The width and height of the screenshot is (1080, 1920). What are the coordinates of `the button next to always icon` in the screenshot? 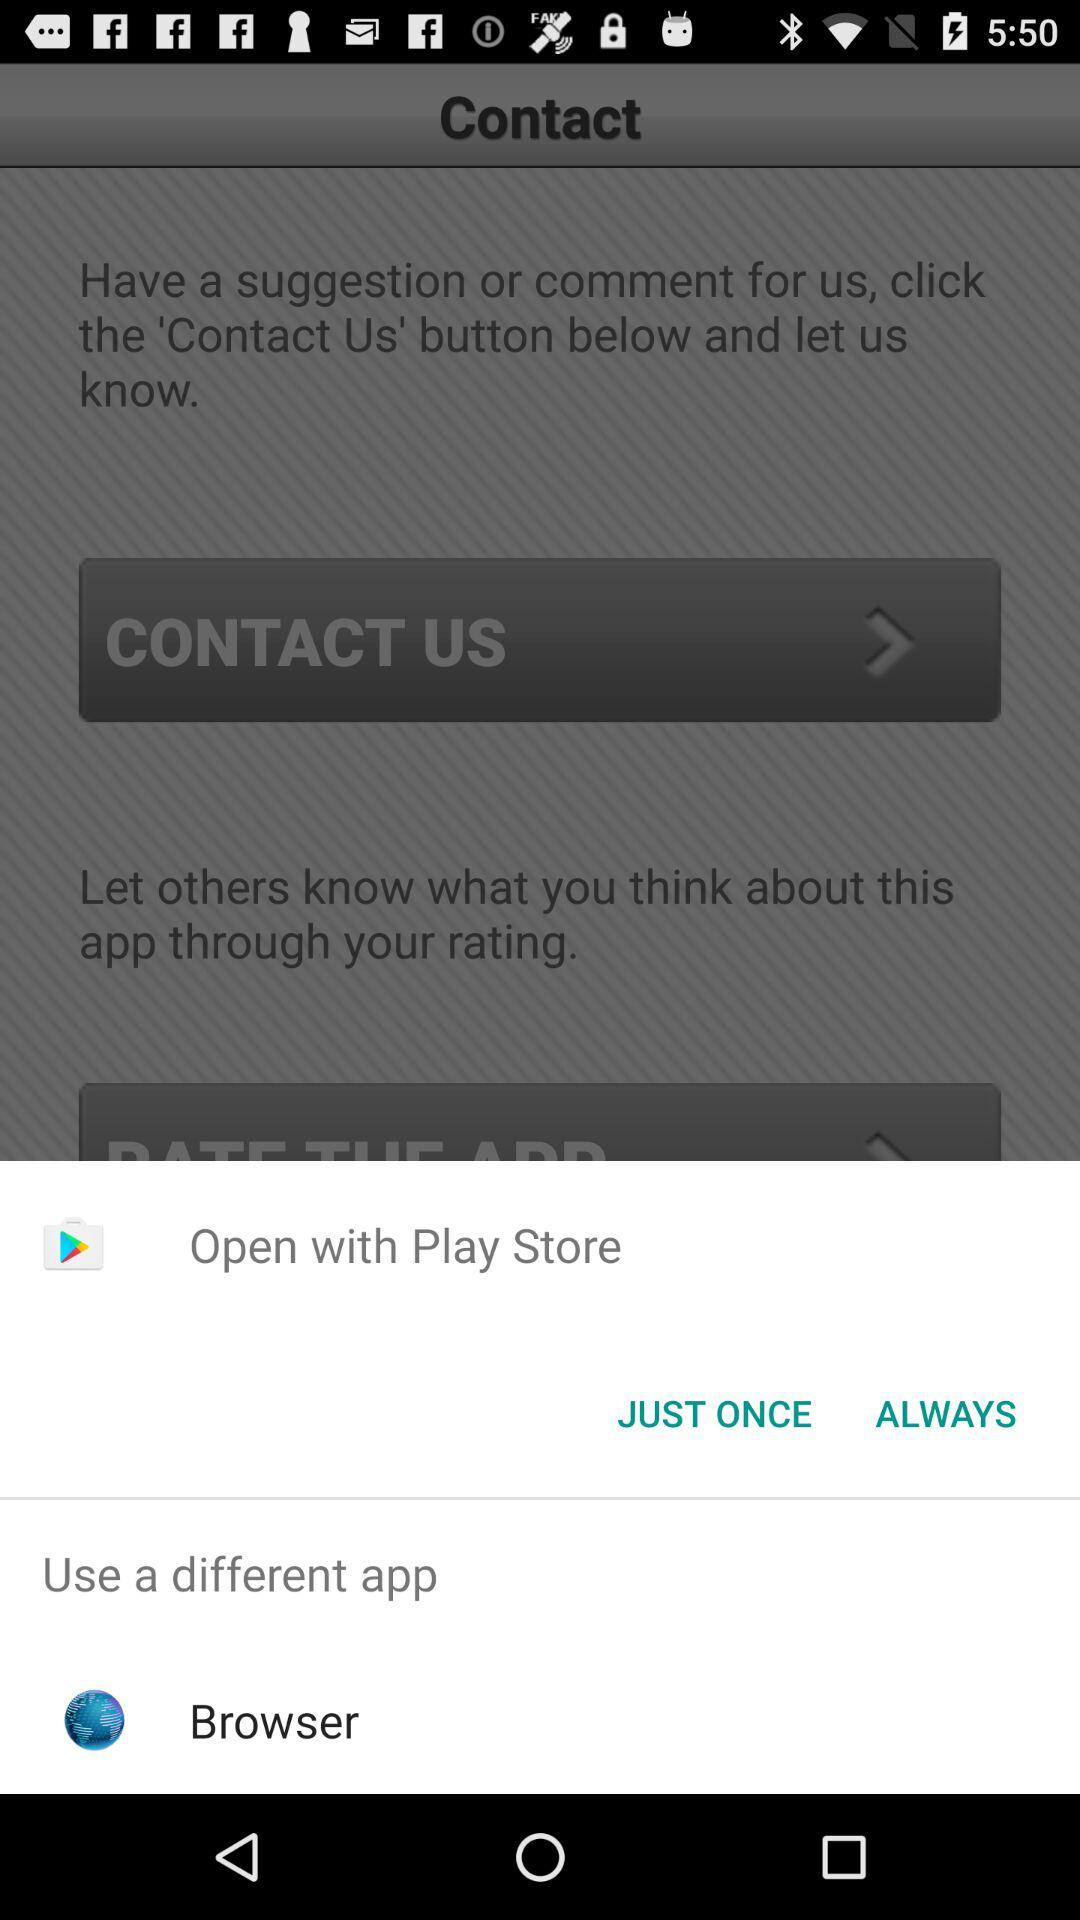 It's located at (713, 1411).